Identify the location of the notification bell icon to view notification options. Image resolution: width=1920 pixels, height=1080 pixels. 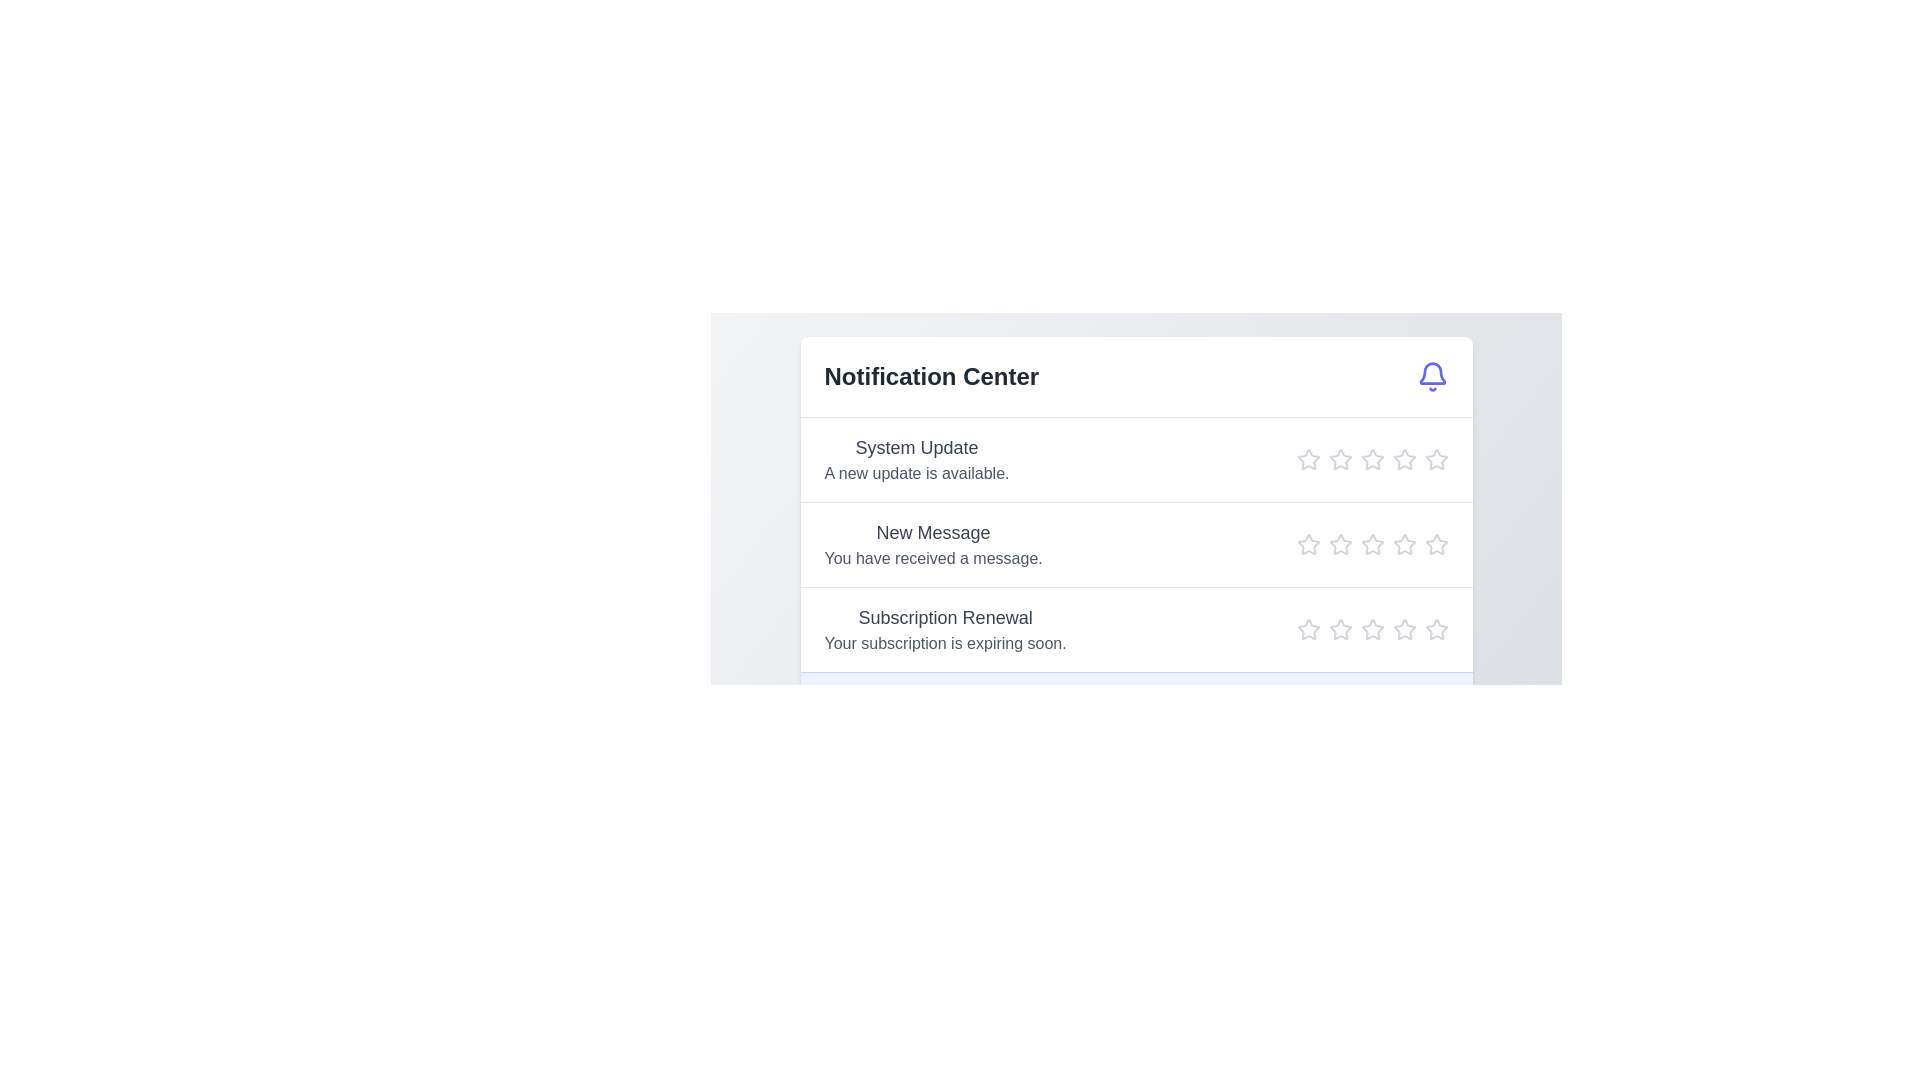
(1431, 377).